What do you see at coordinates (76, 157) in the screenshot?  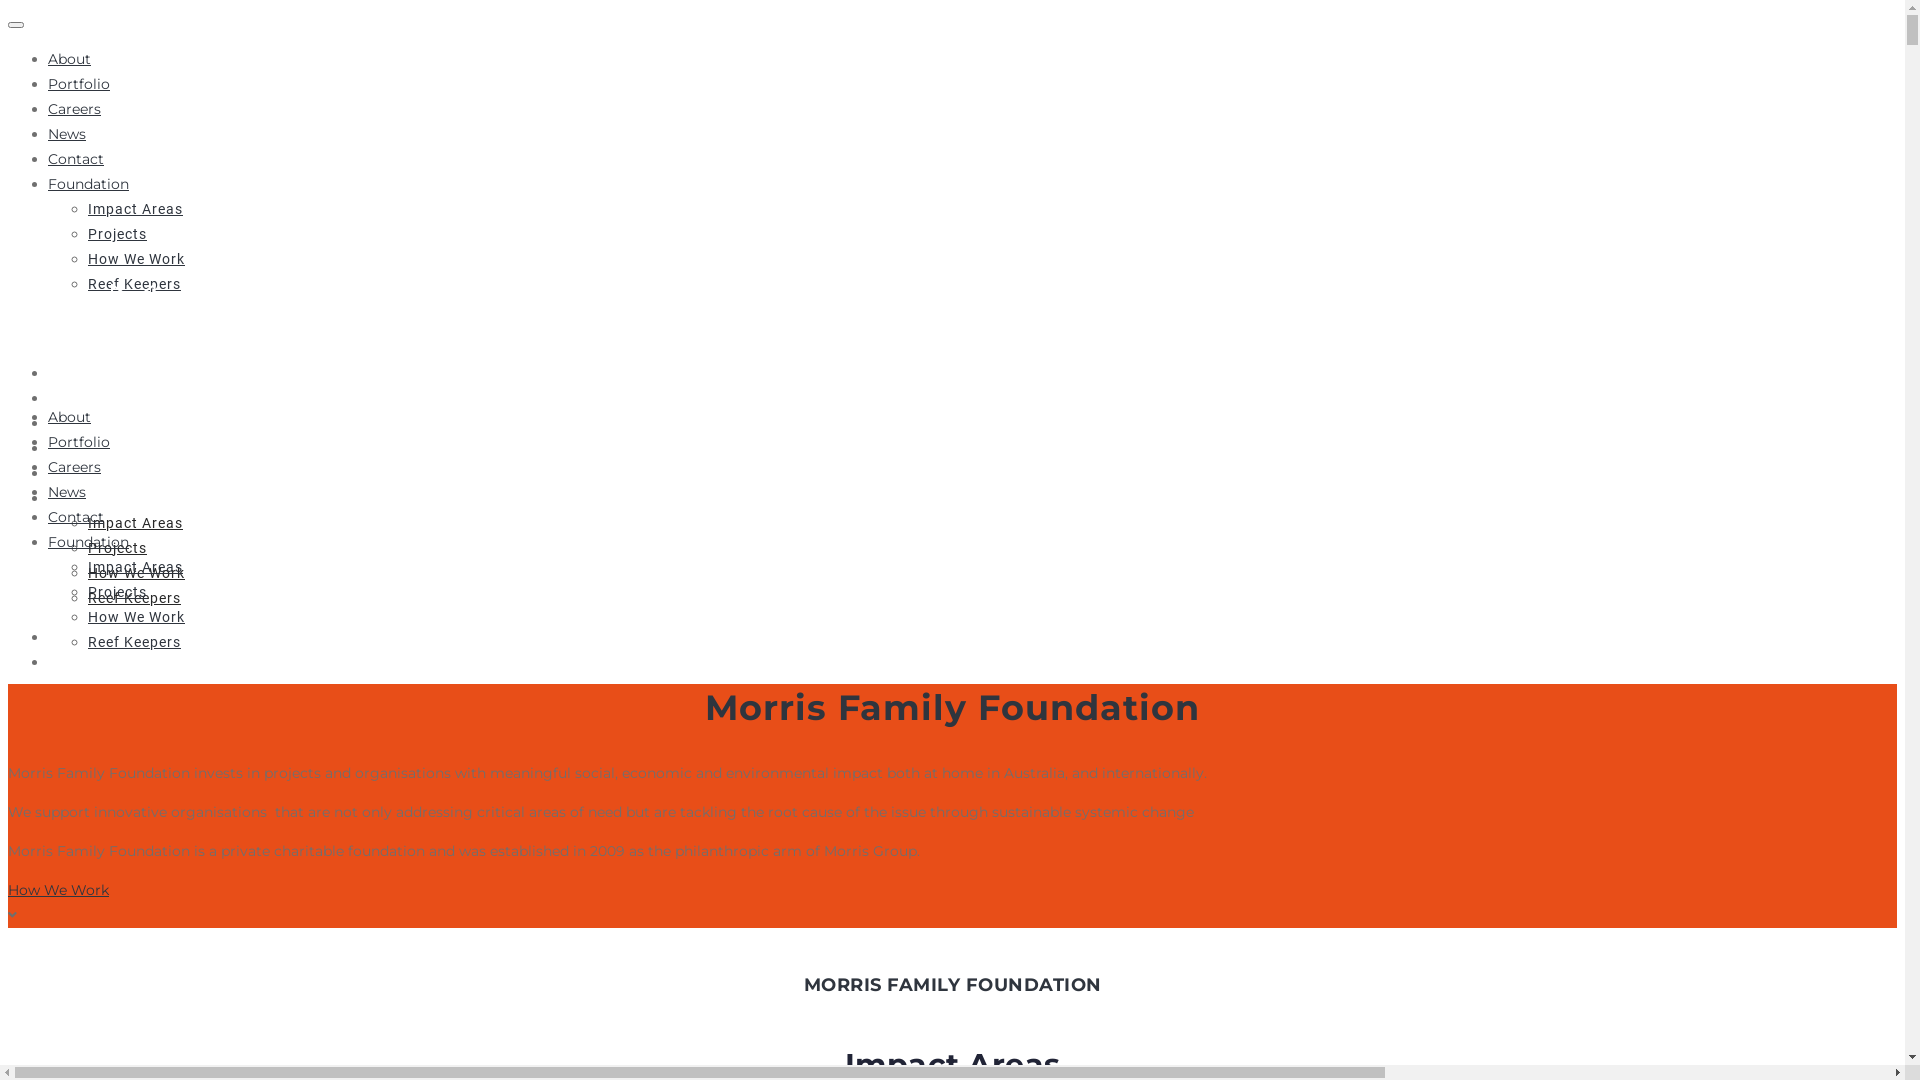 I see `'Contact'` at bounding box center [76, 157].